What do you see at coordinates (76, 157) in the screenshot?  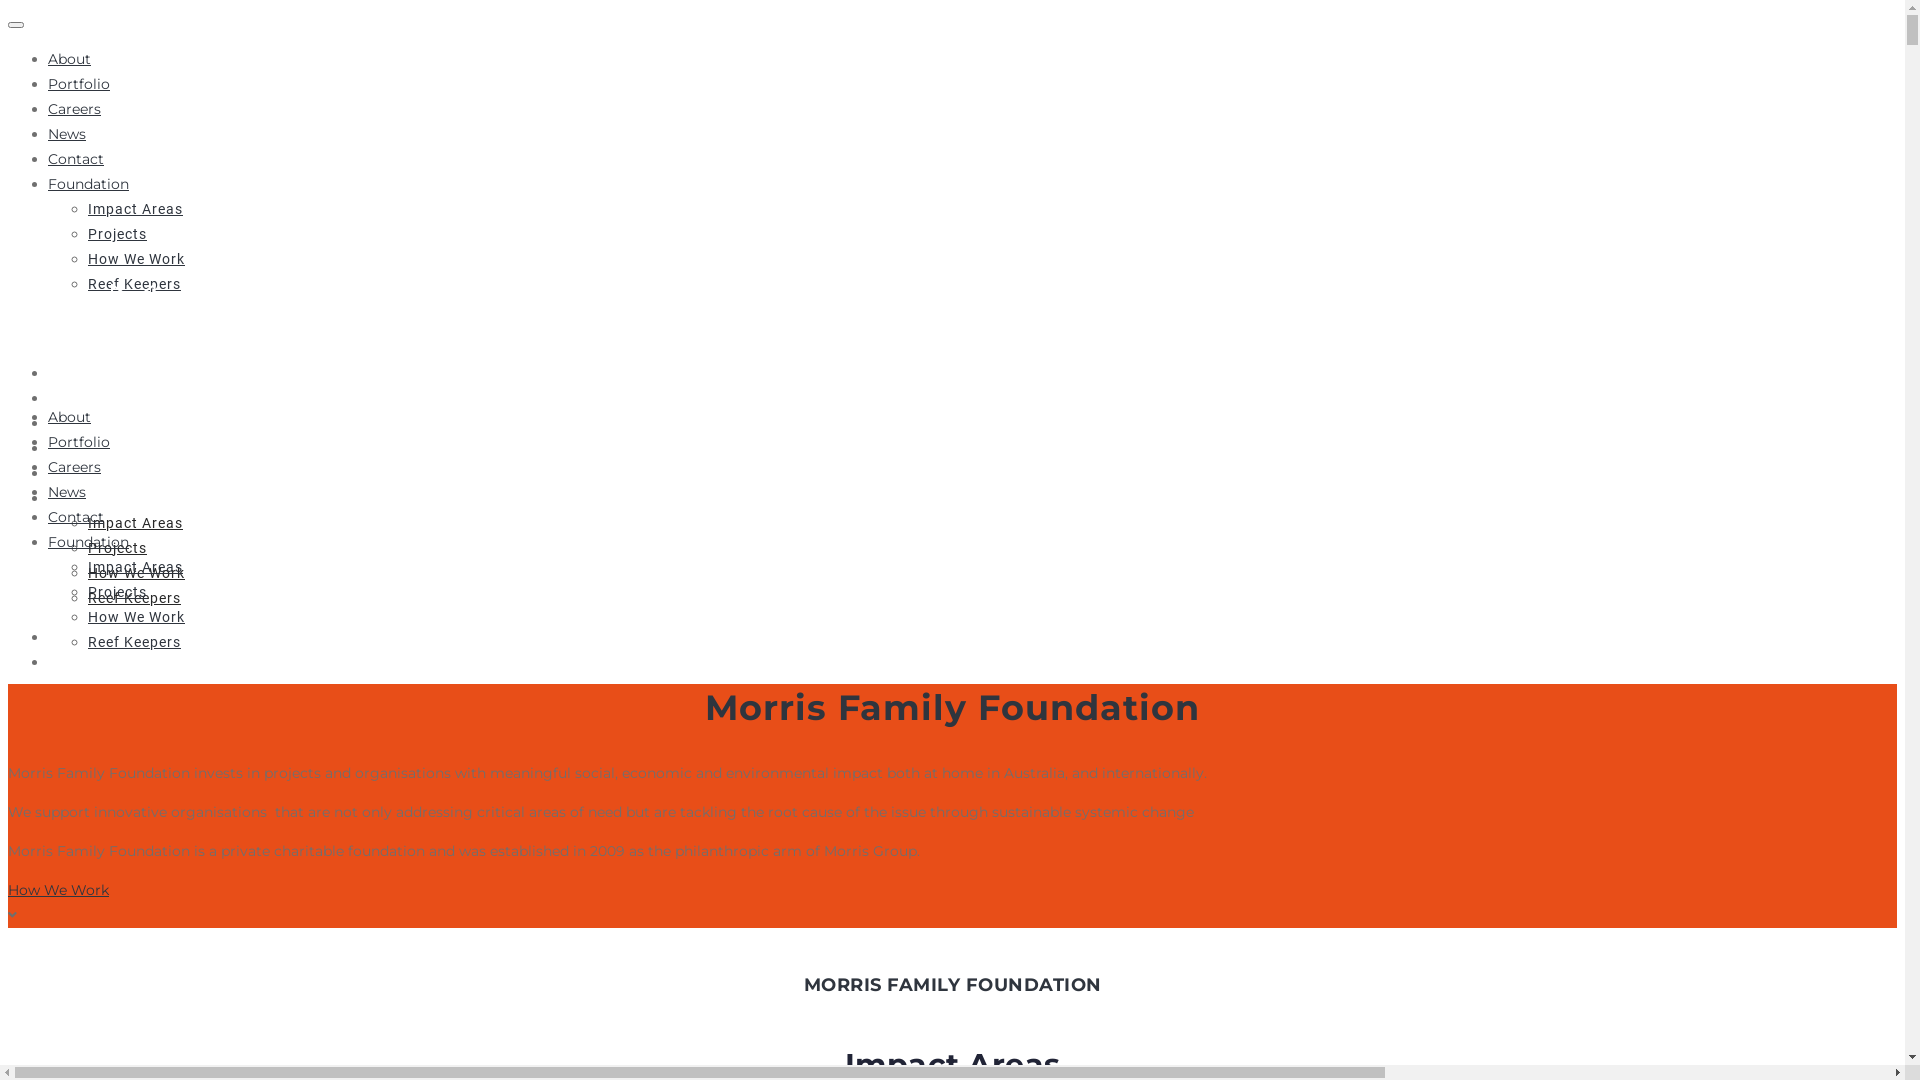 I see `'Contact'` at bounding box center [76, 157].